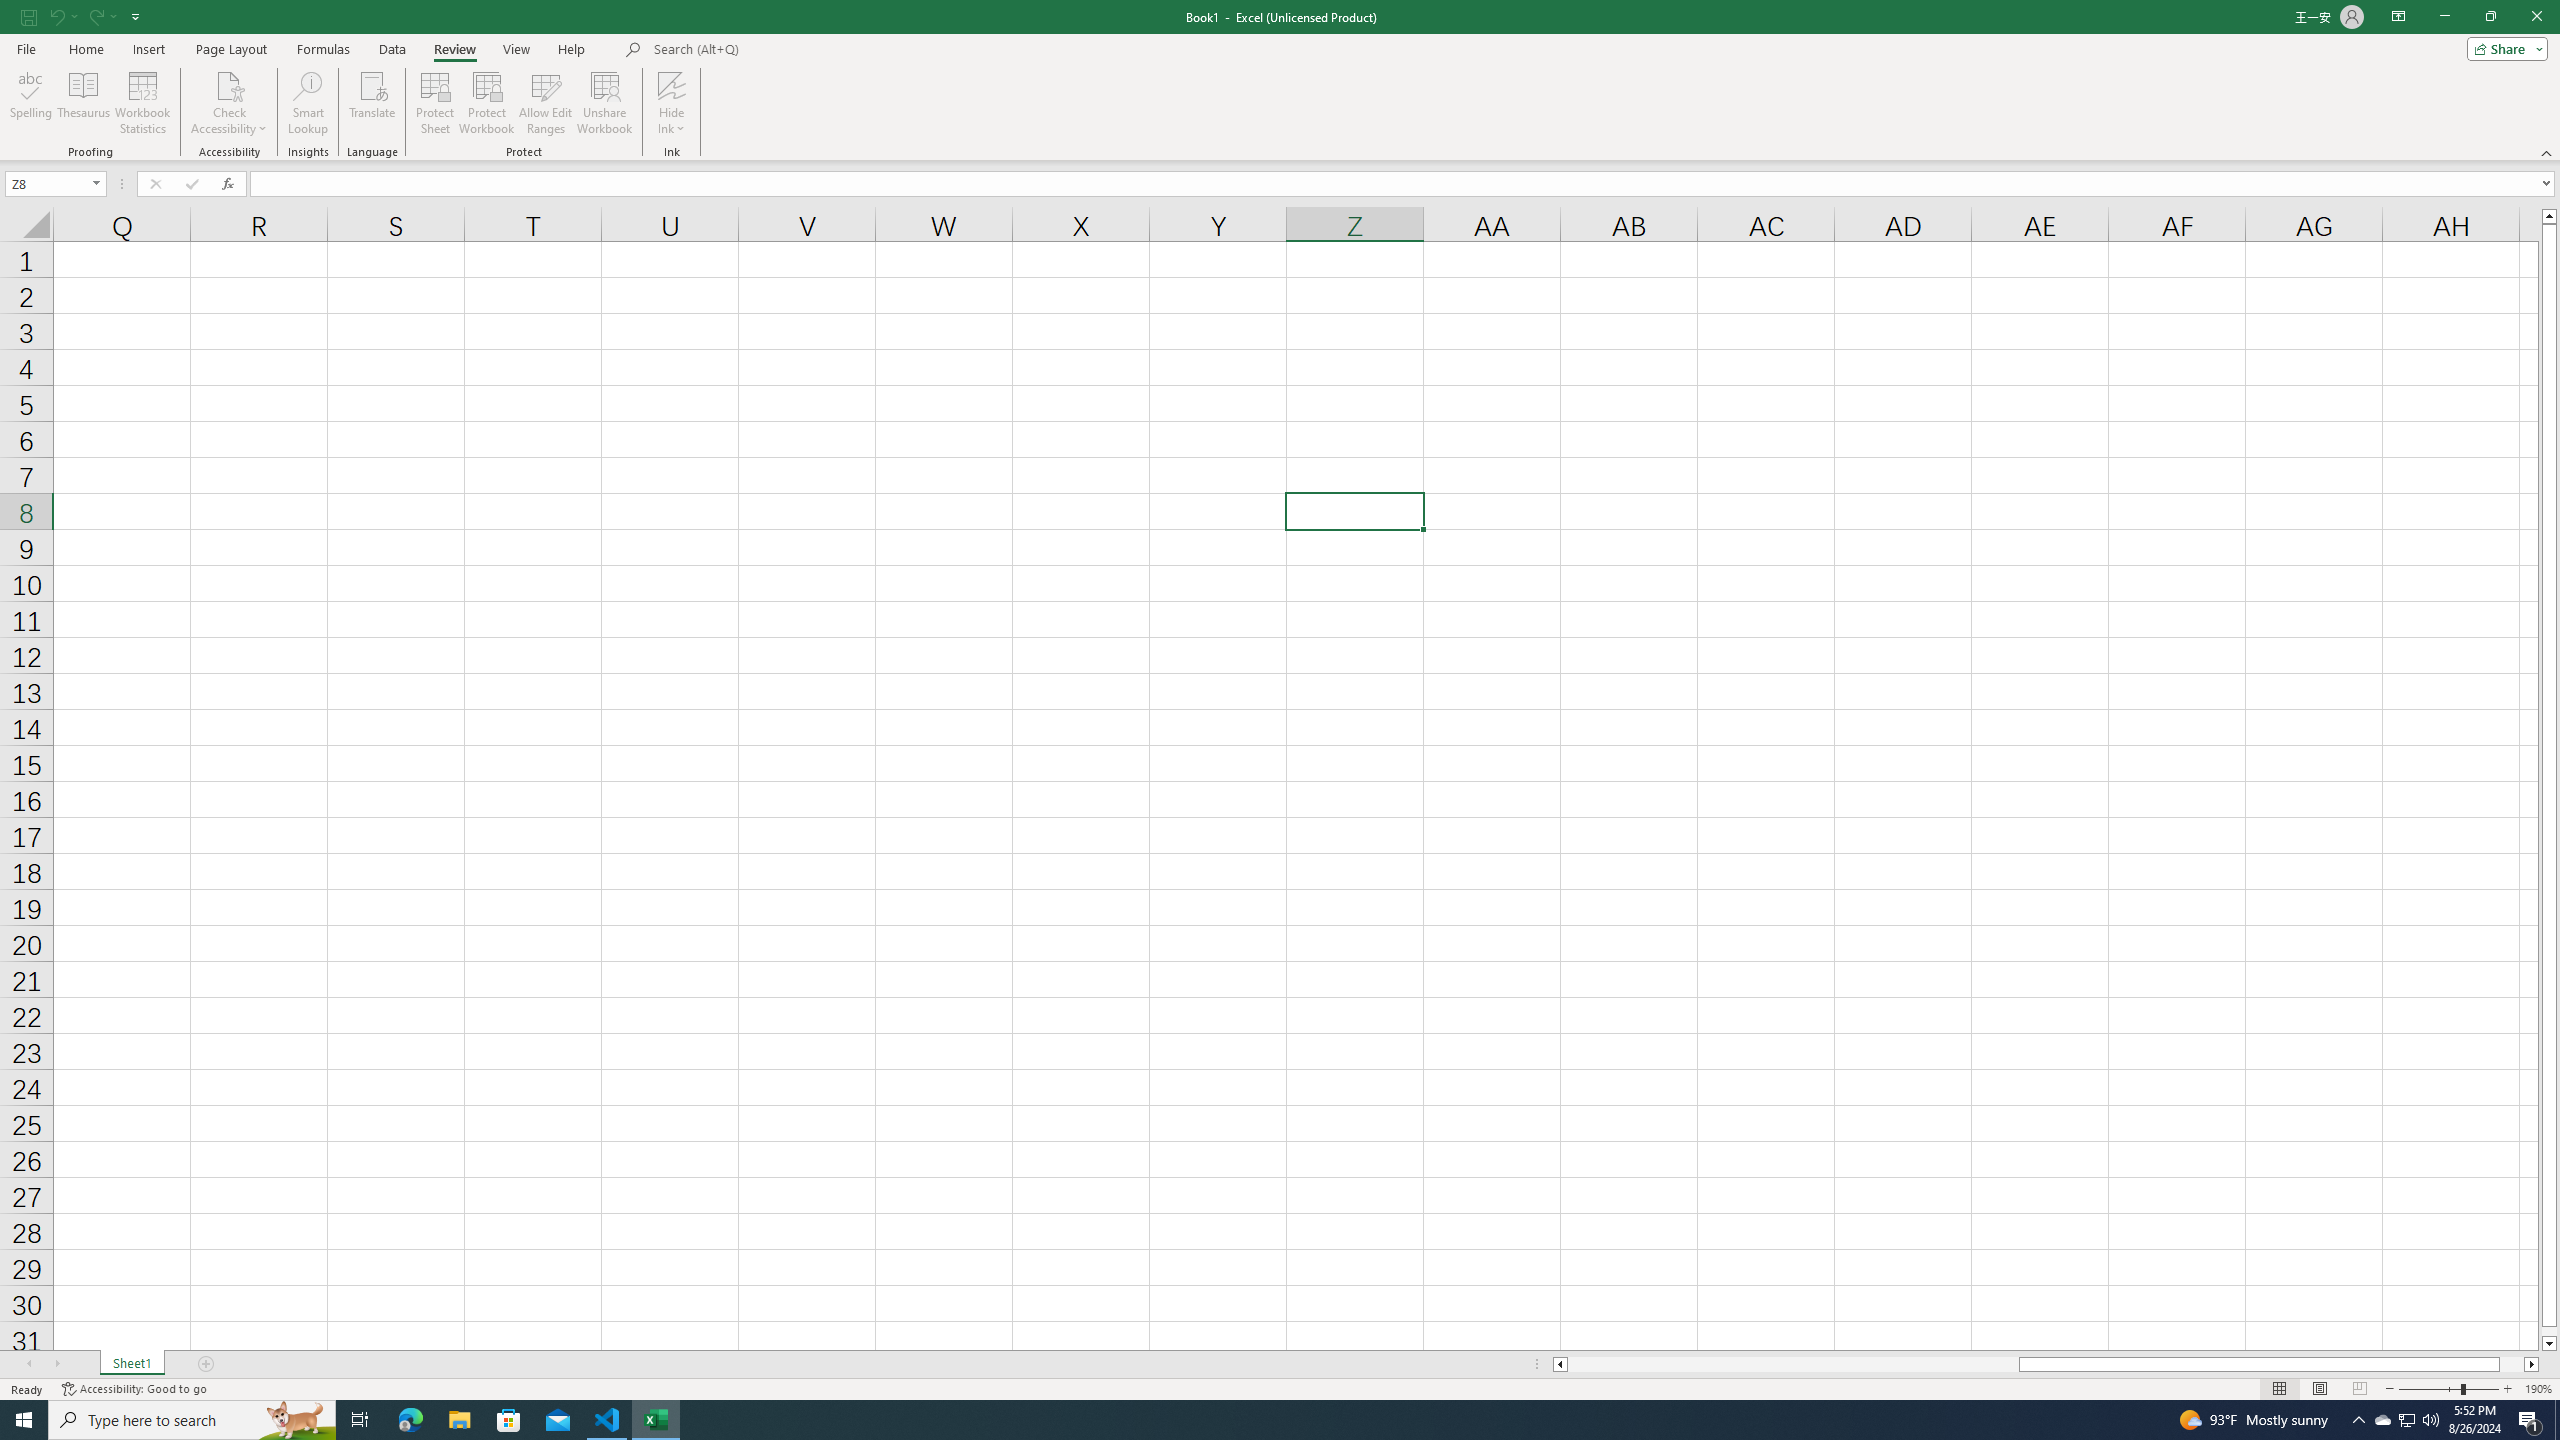 The height and width of the screenshot is (1440, 2560). I want to click on 'Hide Ink', so click(672, 84).